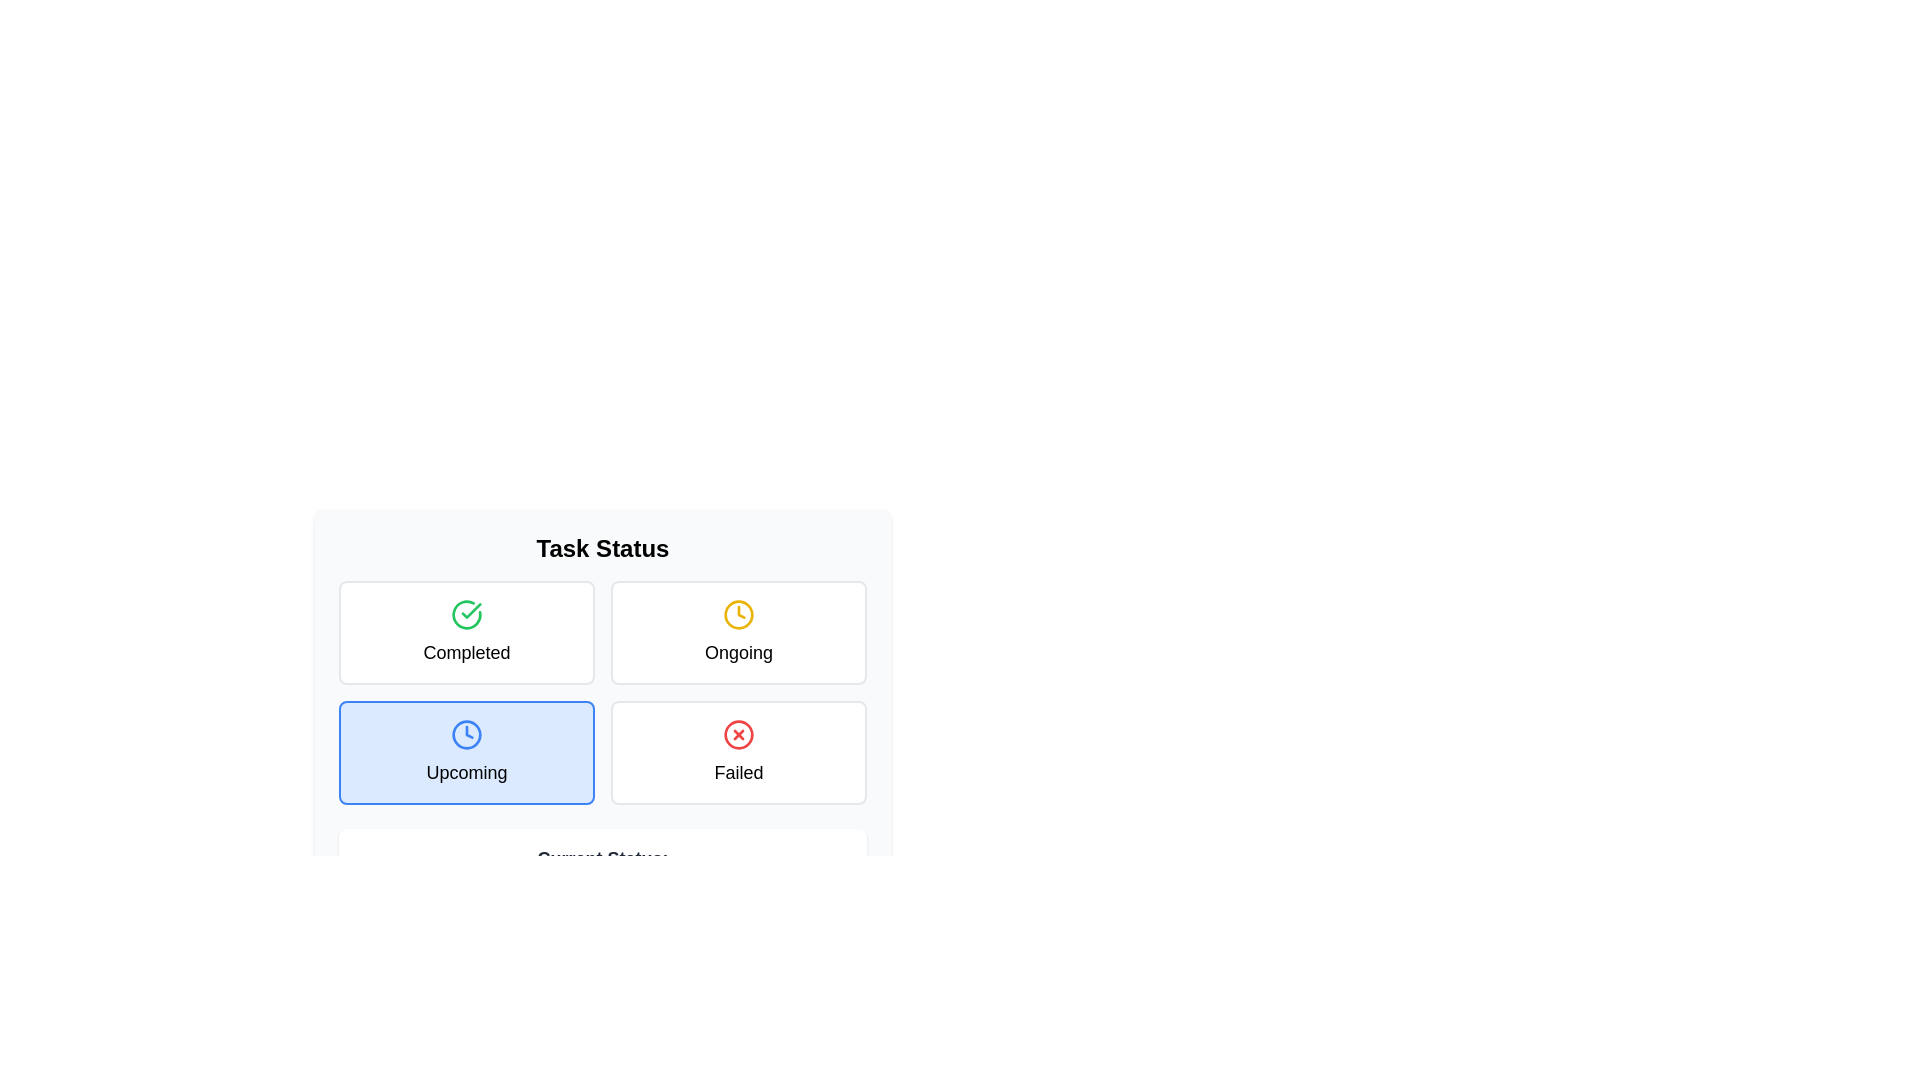 The width and height of the screenshot is (1920, 1080). Describe the element at coordinates (738, 632) in the screenshot. I see `the task status to Ongoing` at that location.